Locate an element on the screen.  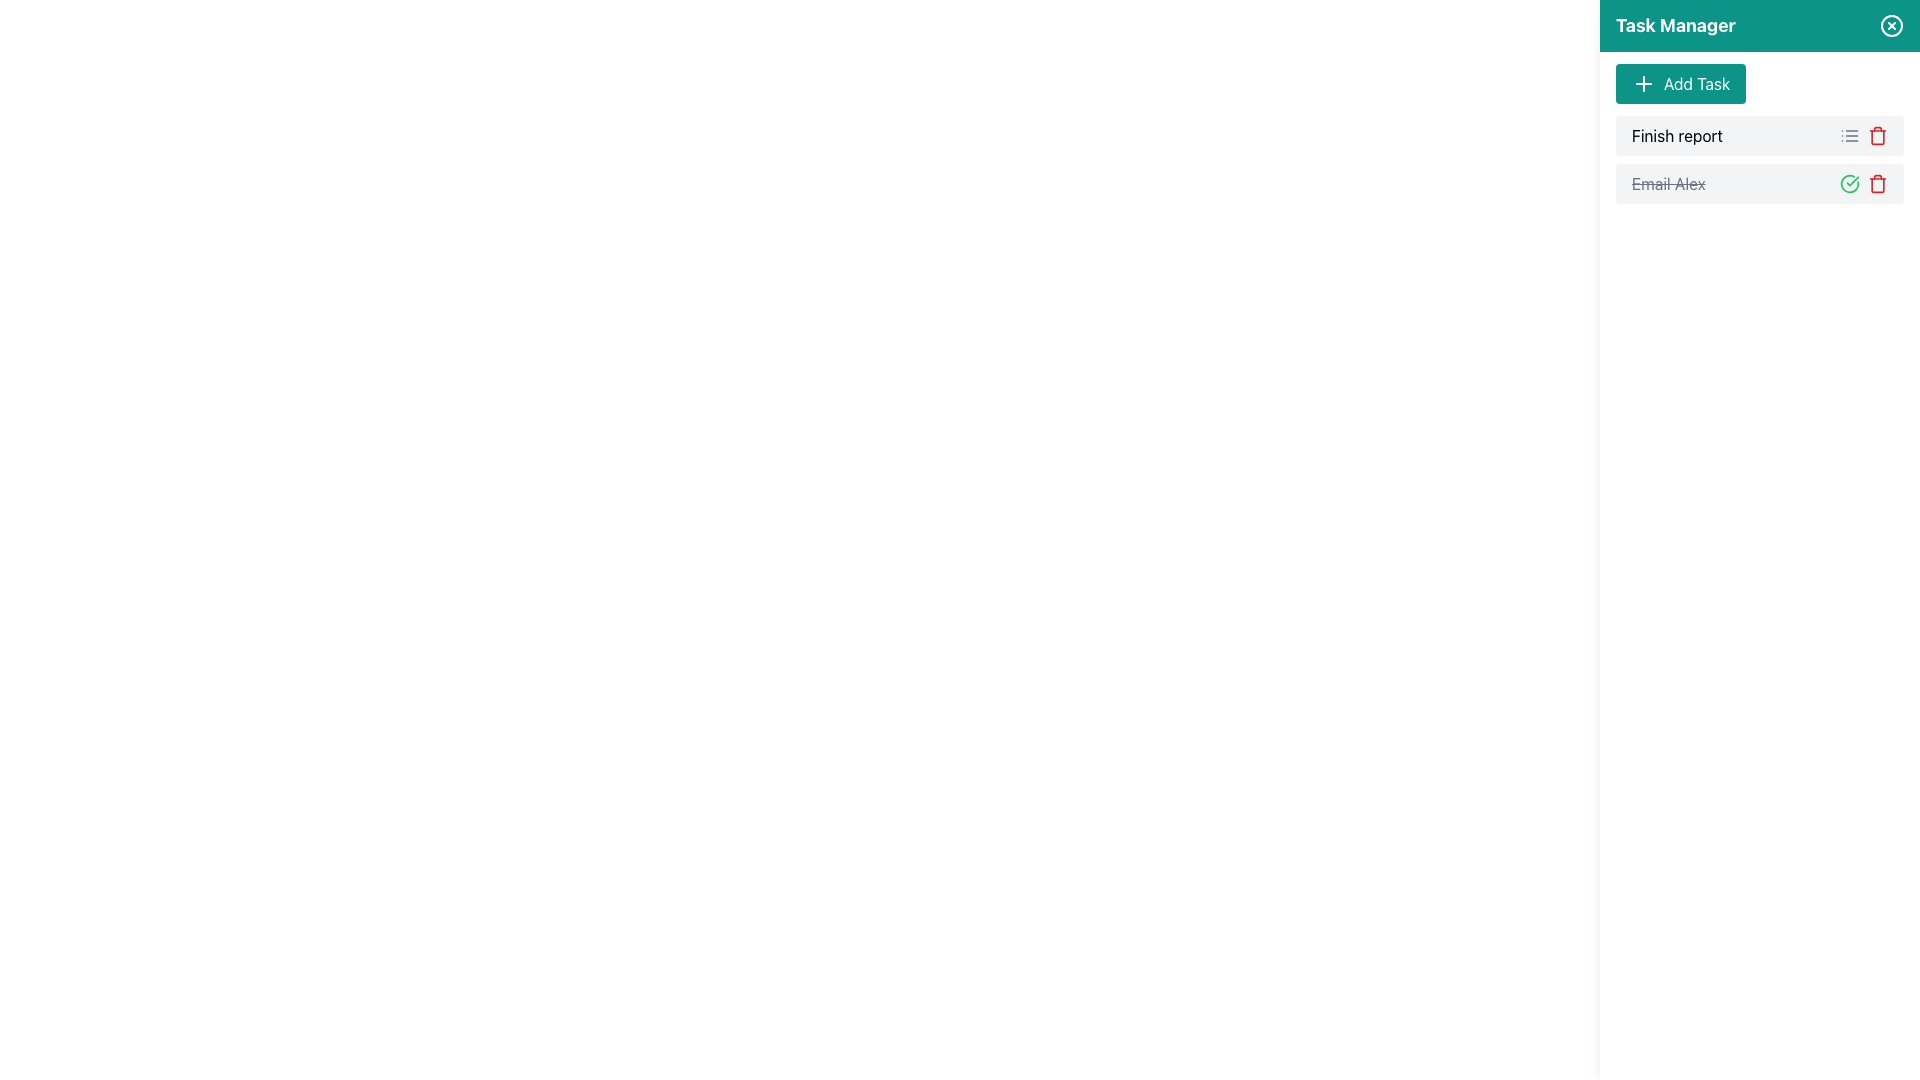
the completed task list item named 'Email Alex' is located at coordinates (1760, 184).